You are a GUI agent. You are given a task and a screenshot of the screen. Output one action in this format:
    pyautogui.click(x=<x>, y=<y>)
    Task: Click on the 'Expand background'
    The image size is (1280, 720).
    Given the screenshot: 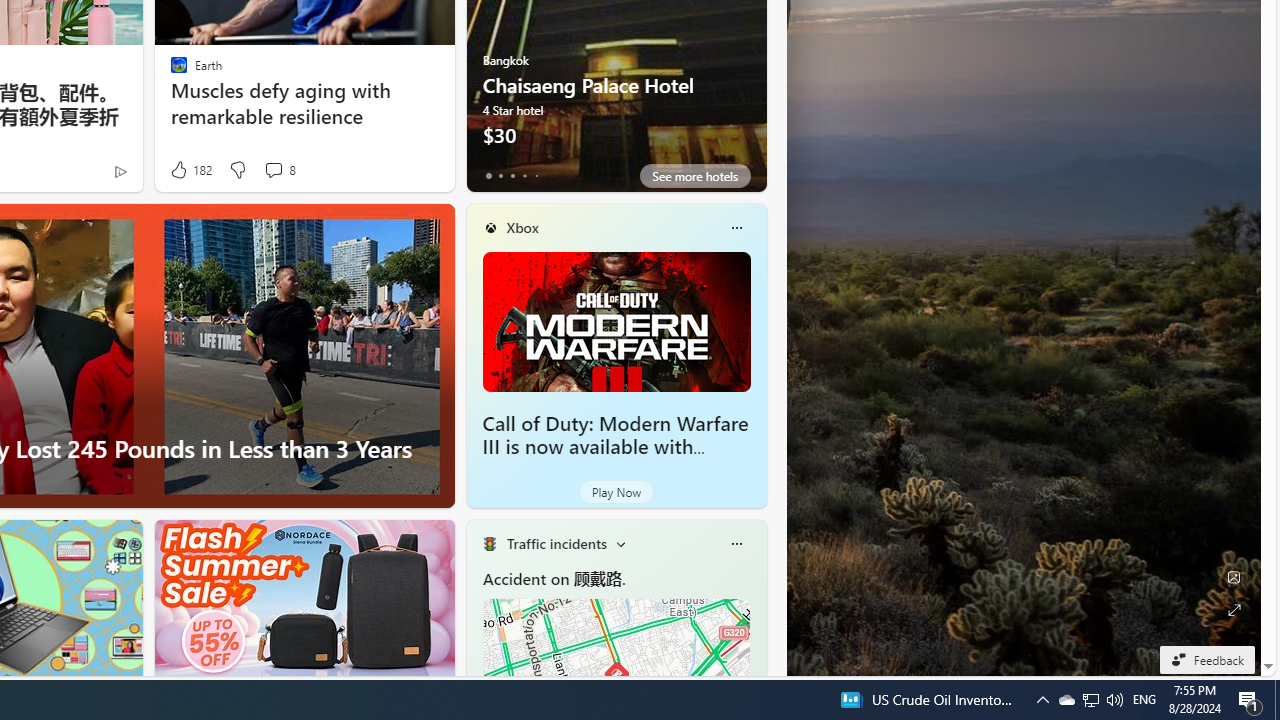 What is the action you would take?
    pyautogui.click(x=1232, y=609)
    